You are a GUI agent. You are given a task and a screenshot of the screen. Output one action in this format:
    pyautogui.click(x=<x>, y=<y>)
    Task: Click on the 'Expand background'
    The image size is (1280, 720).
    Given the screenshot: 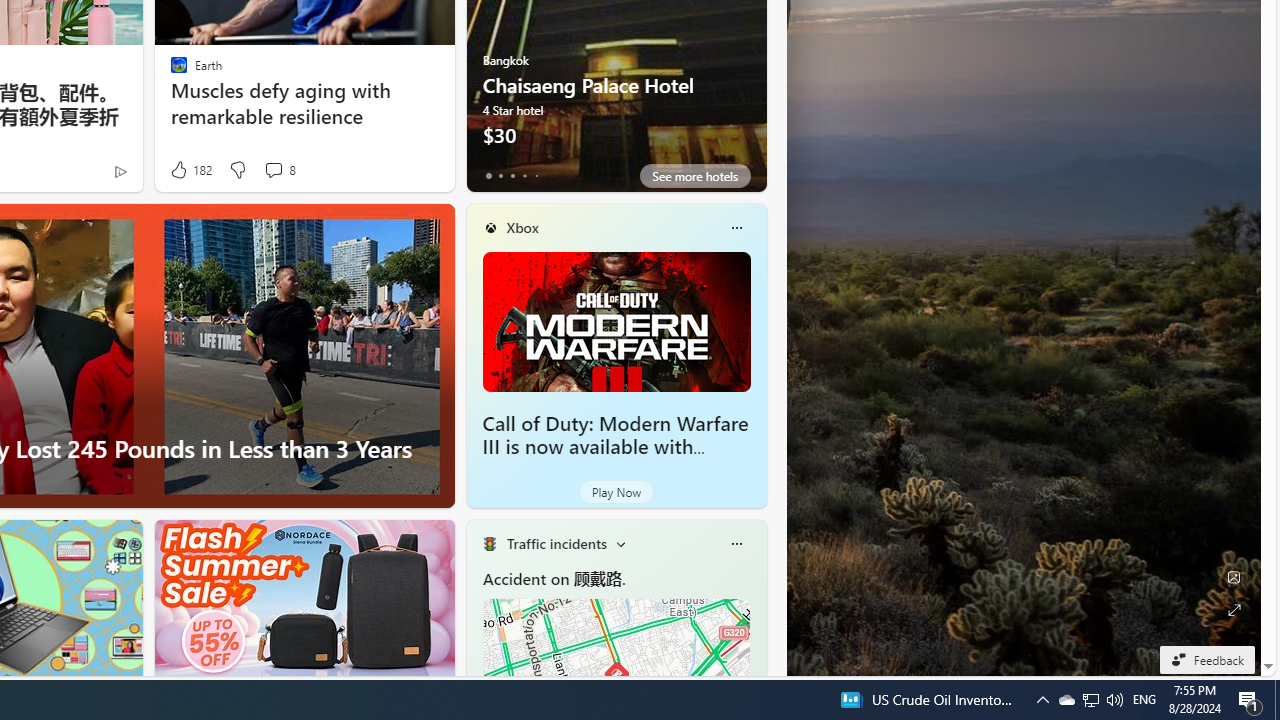 What is the action you would take?
    pyautogui.click(x=1232, y=609)
    